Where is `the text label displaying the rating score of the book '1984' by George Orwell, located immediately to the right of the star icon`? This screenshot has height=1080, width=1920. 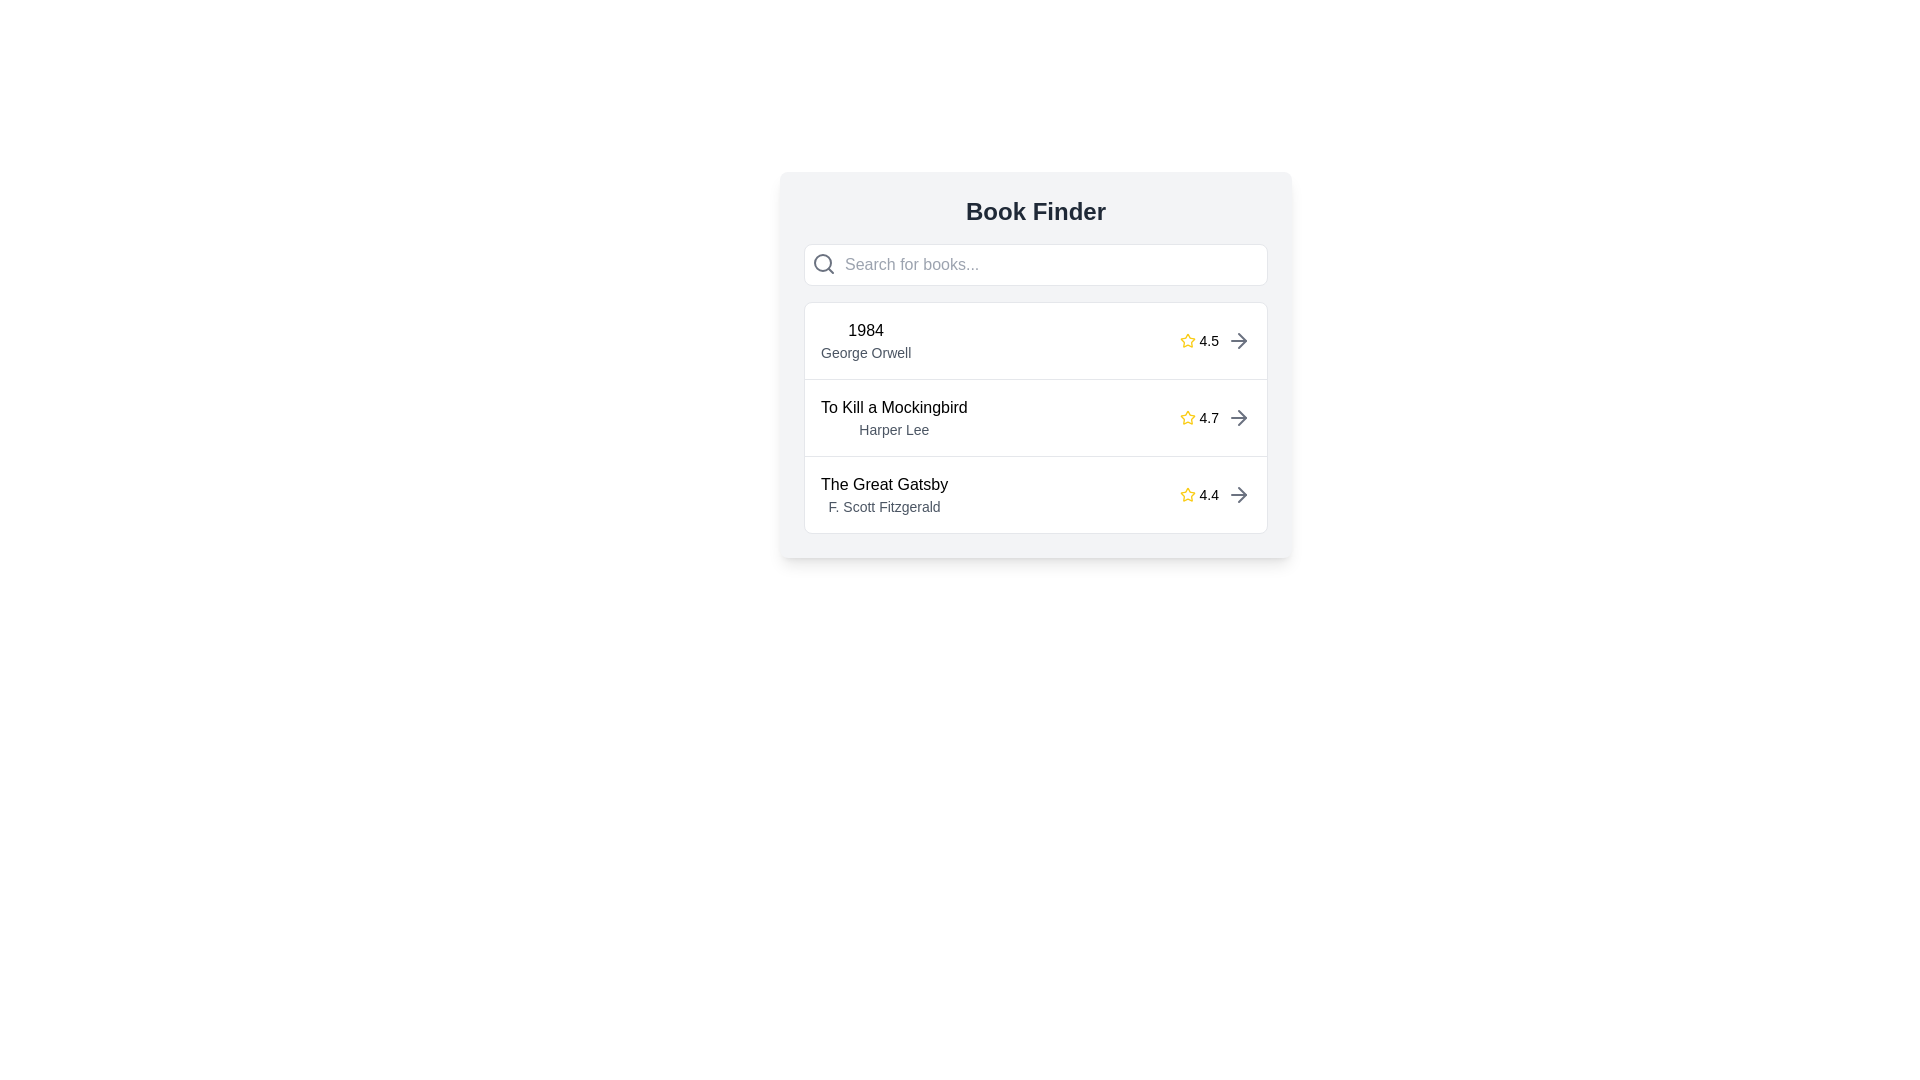
the text label displaying the rating score of the book '1984' by George Orwell, located immediately to the right of the star icon is located at coordinates (1208, 339).